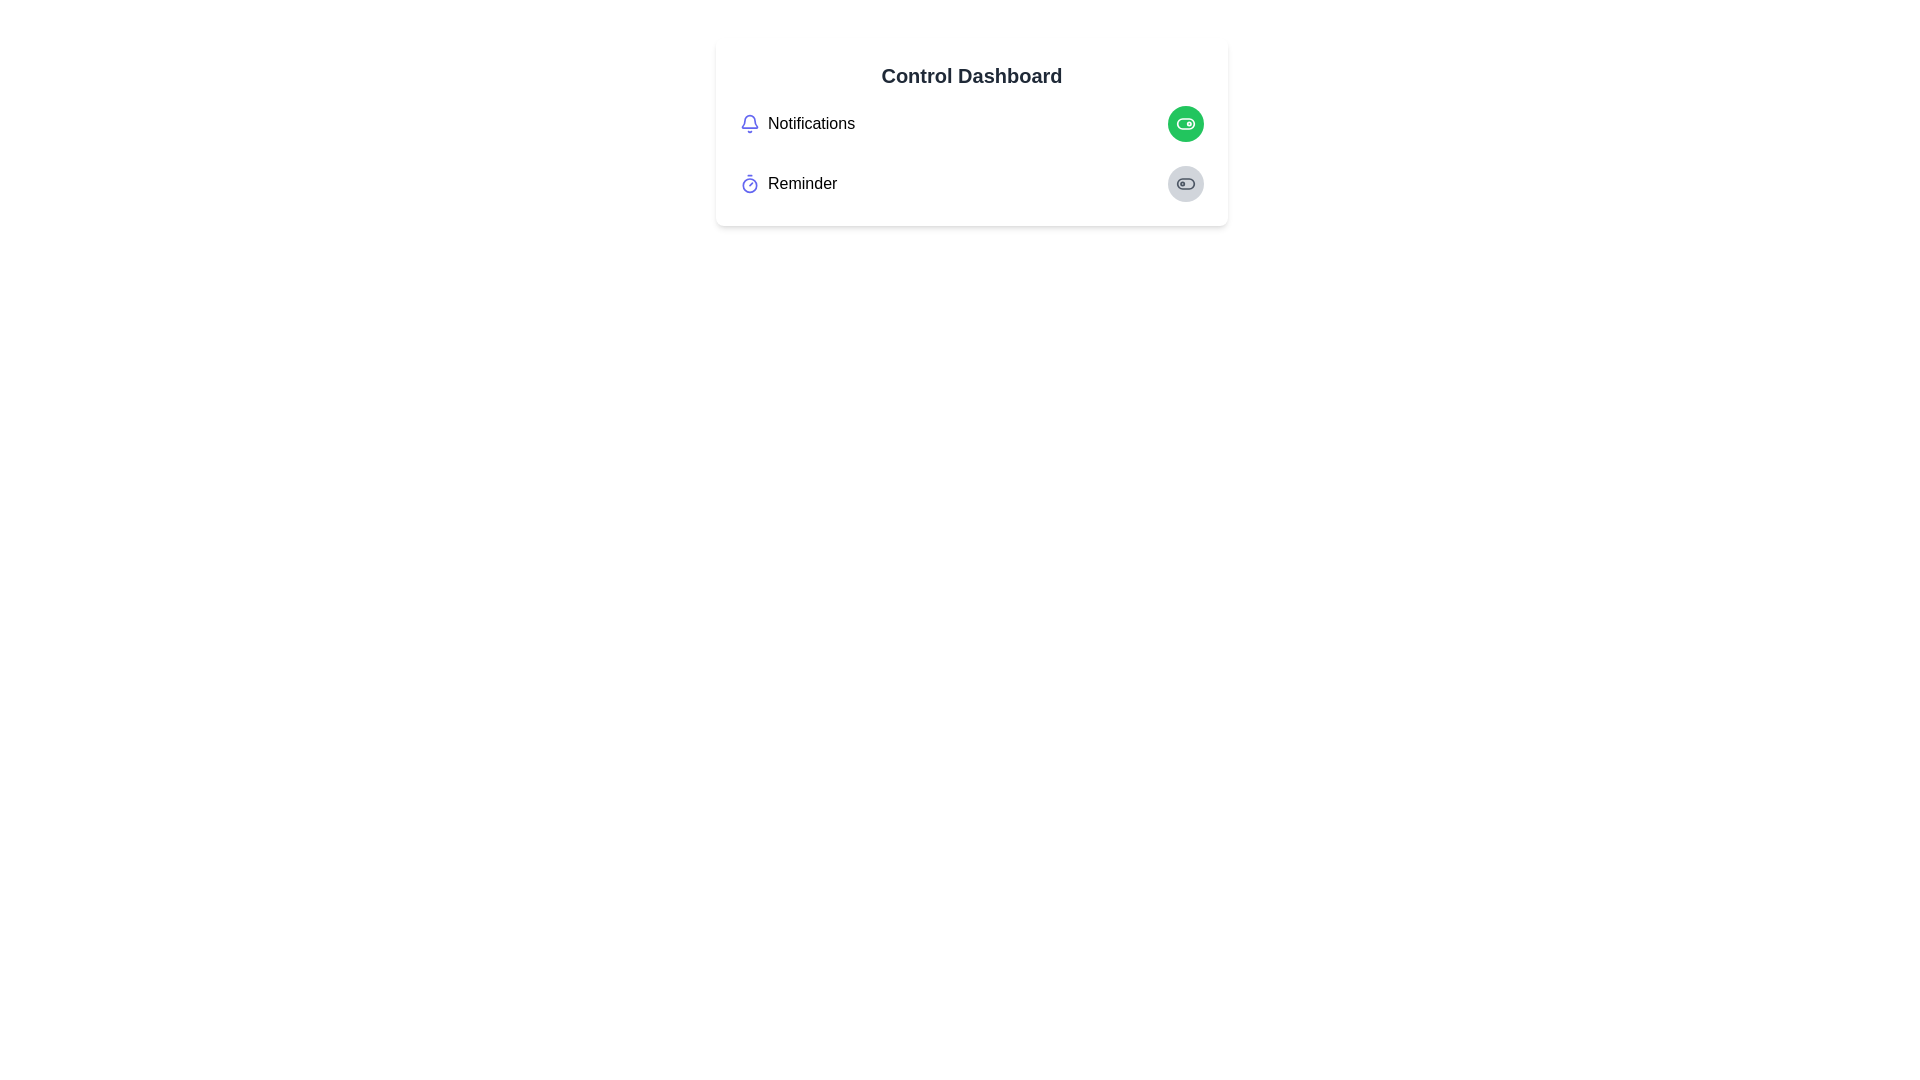 Image resolution: width=1920 pixels, height=1080 pixels. I want to click on the central circular shape of the clock-like reminder icon with a blue border located to the left of the 'Reminder' text, so click(748, 185).